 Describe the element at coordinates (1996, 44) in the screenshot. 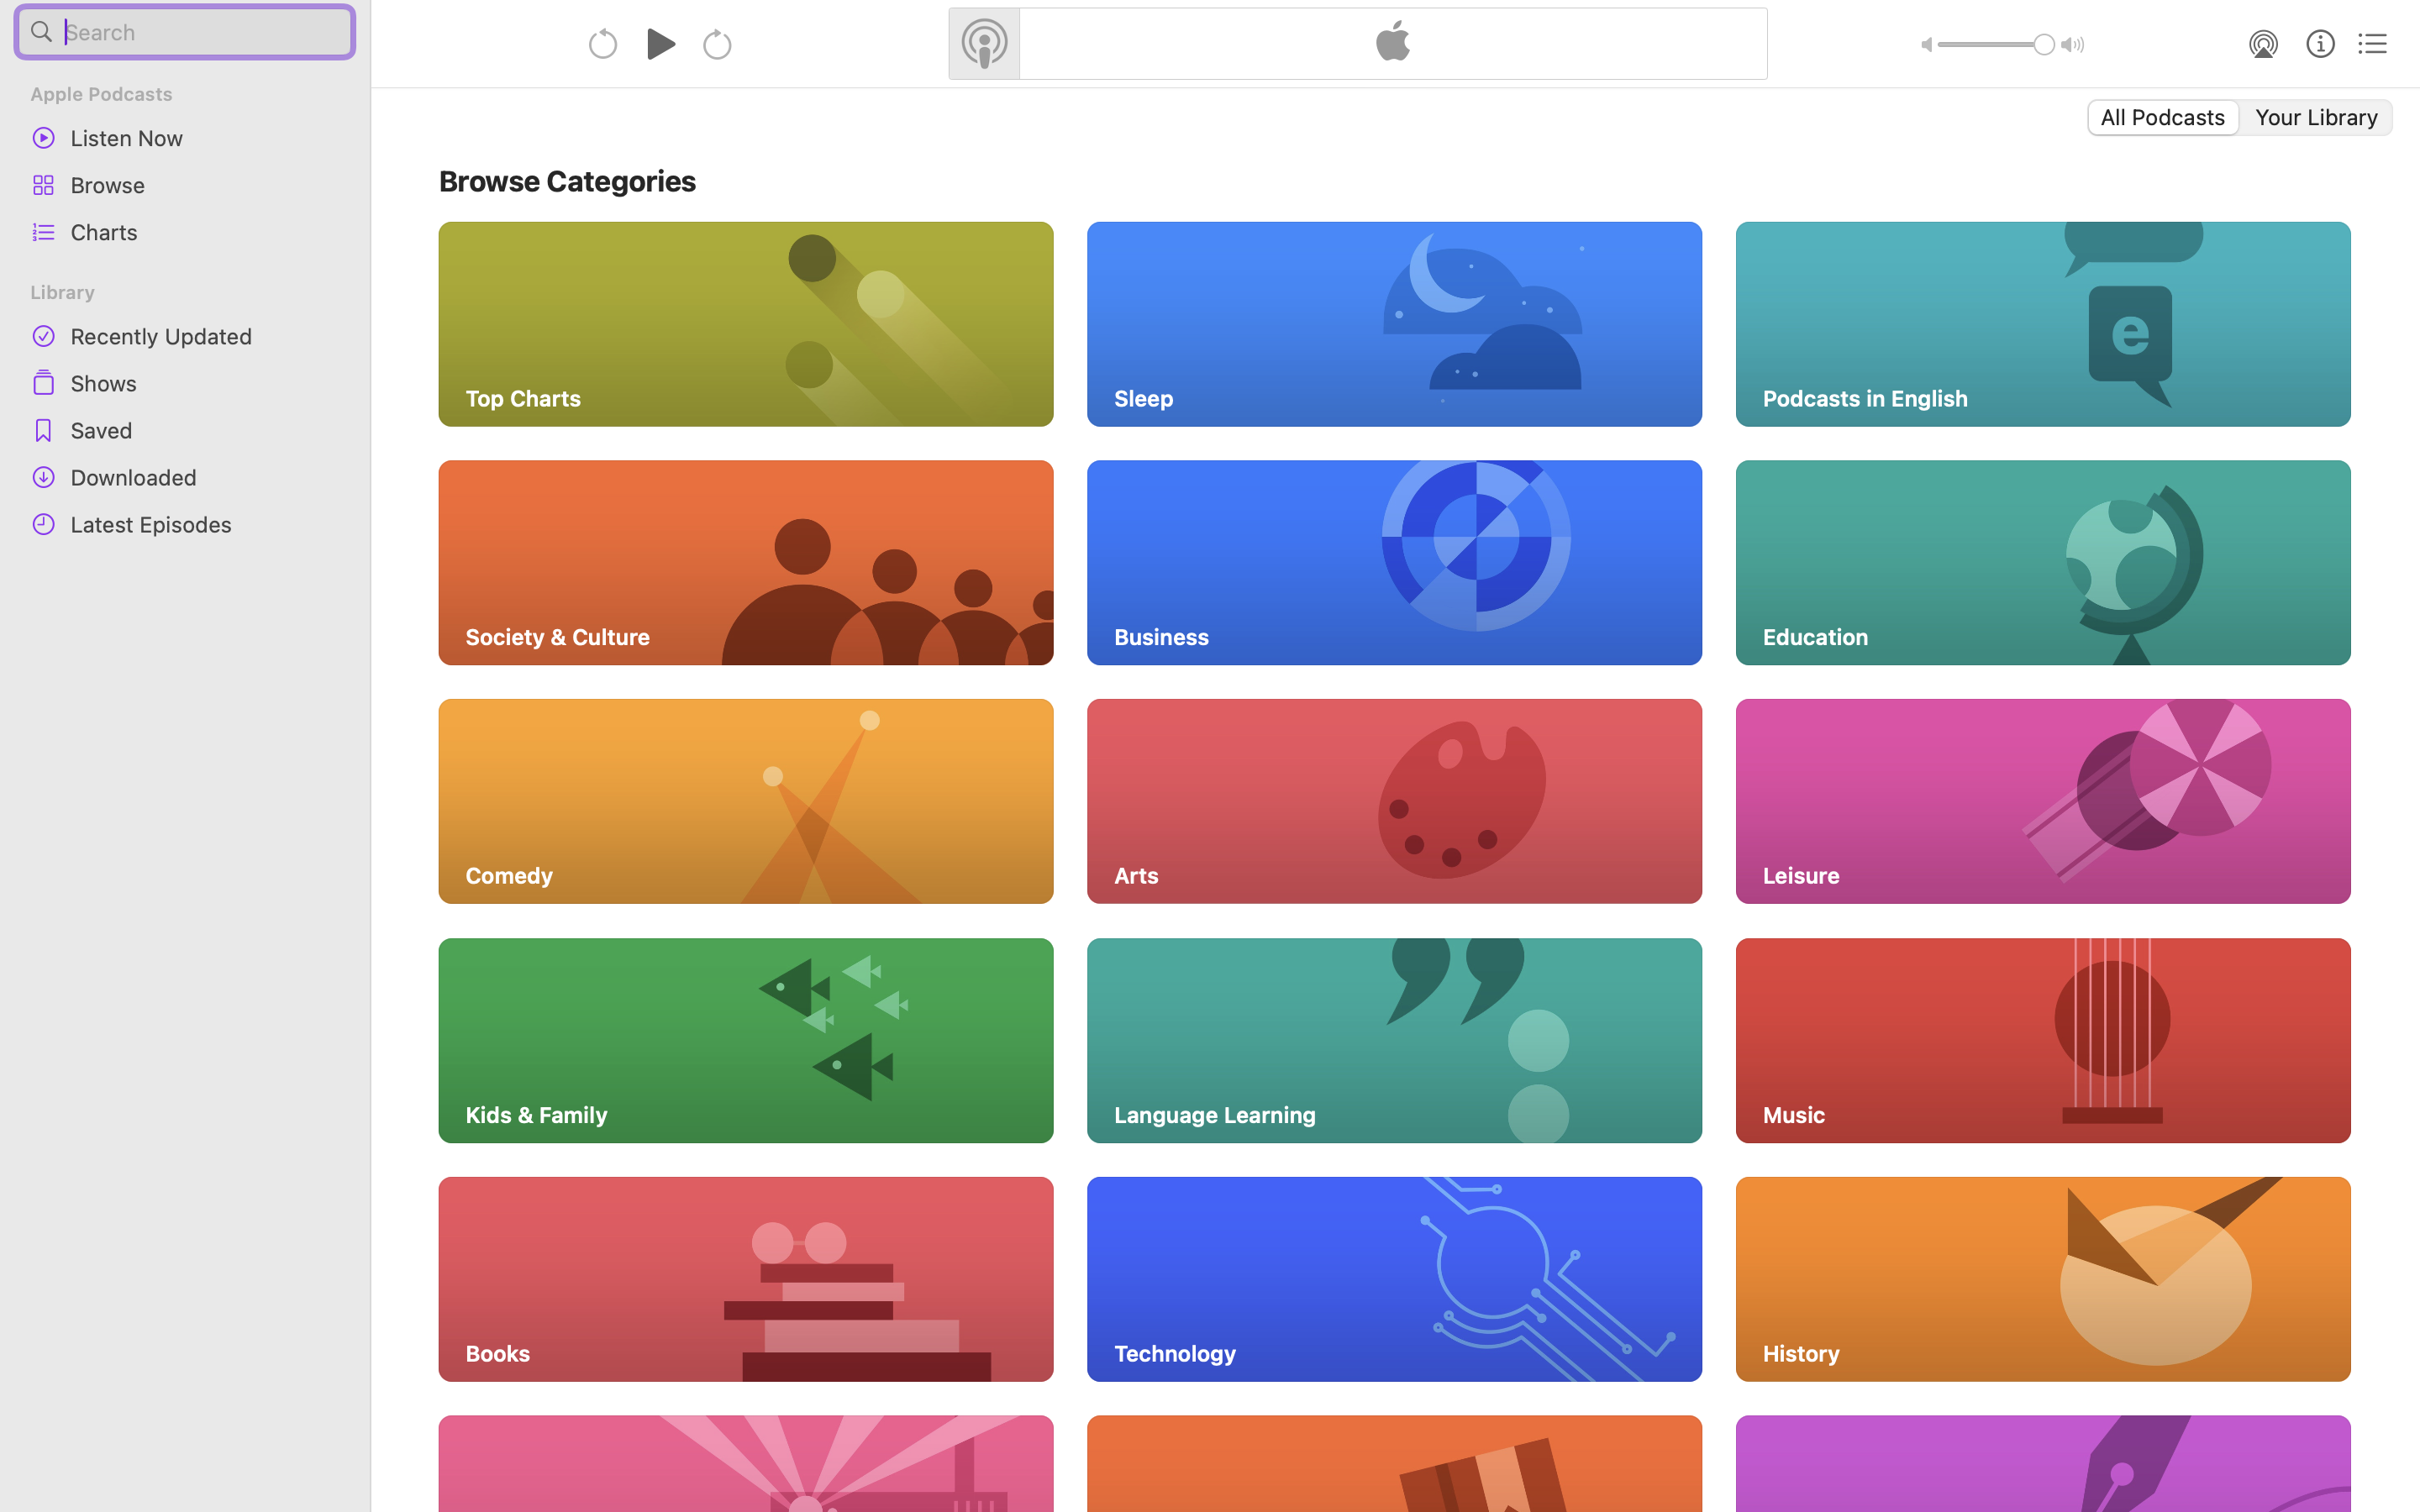

I see `'1.0'` at that location.